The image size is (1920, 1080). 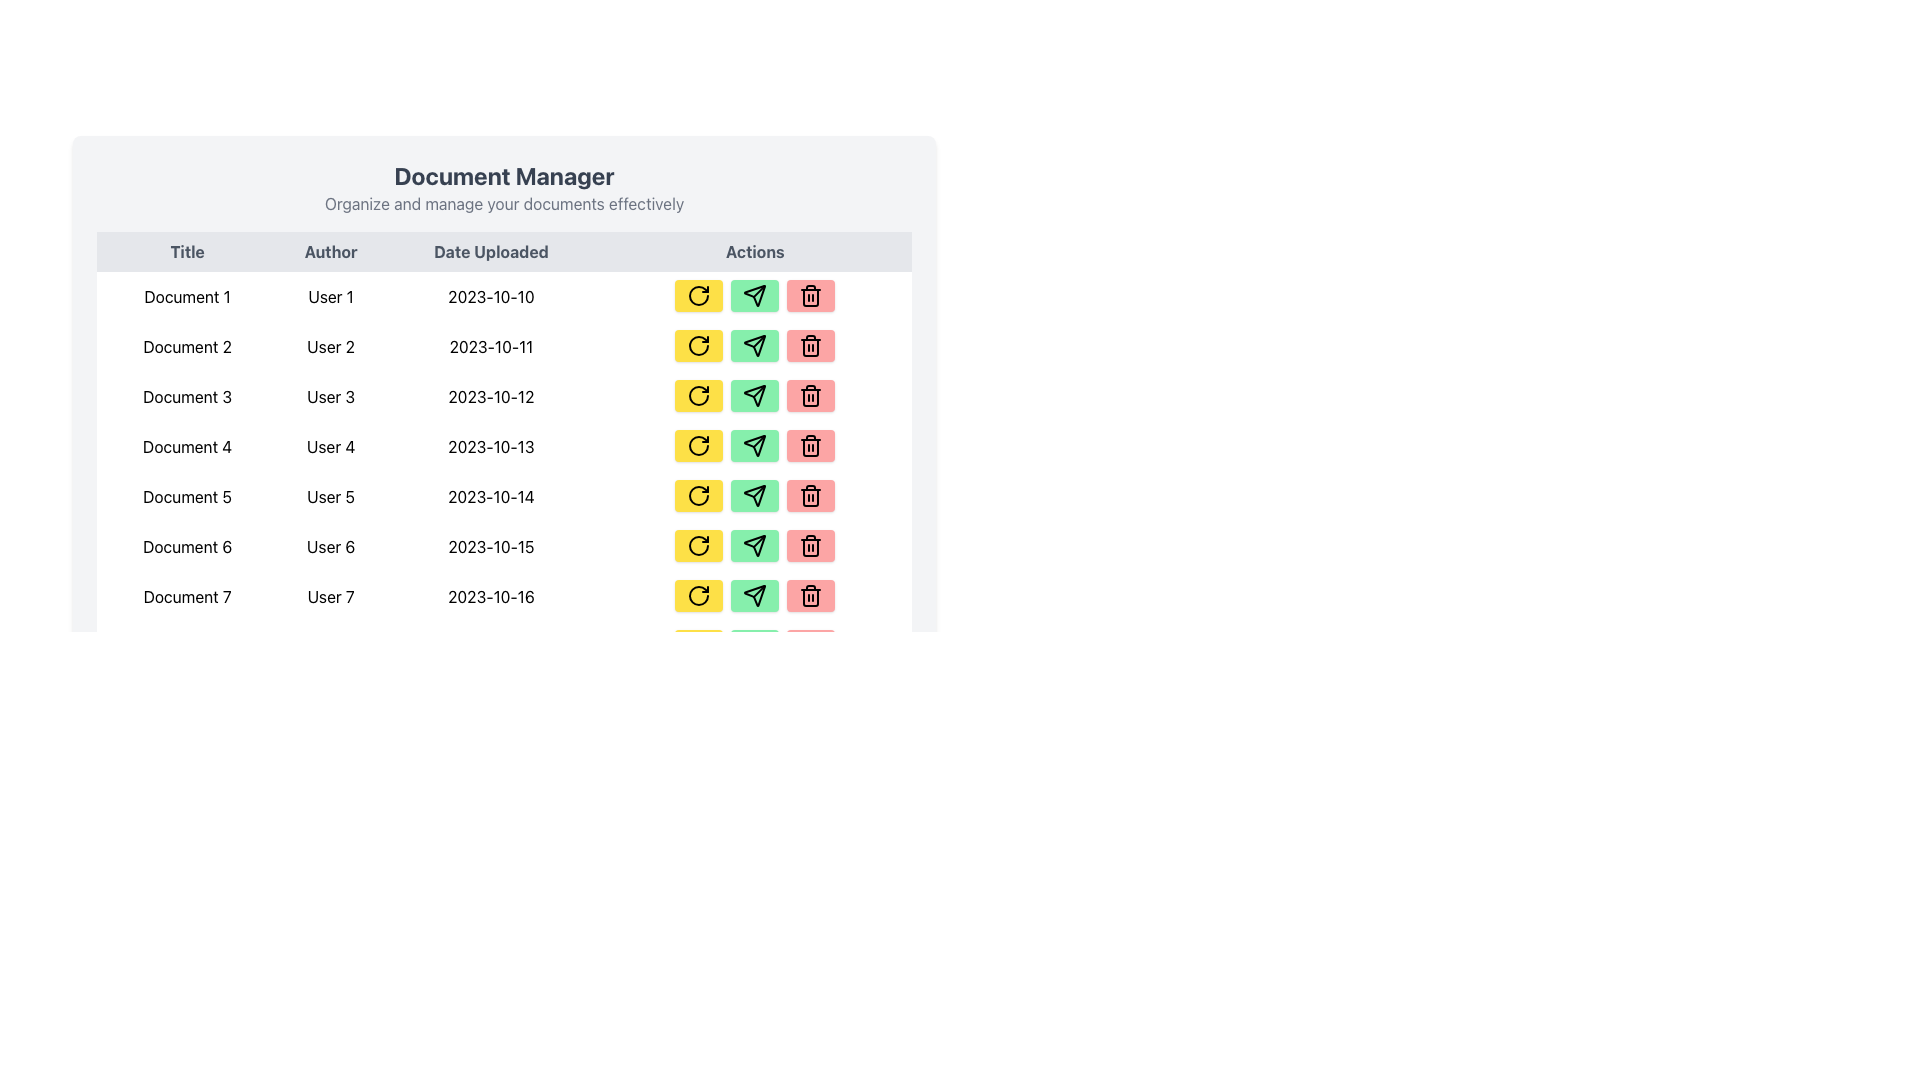 What do you see at coordinates (811, 445) in the screenshot?
I see `the trash icon button located in the fourth row of the 'Actions' column` at bounding box center [811, 445].